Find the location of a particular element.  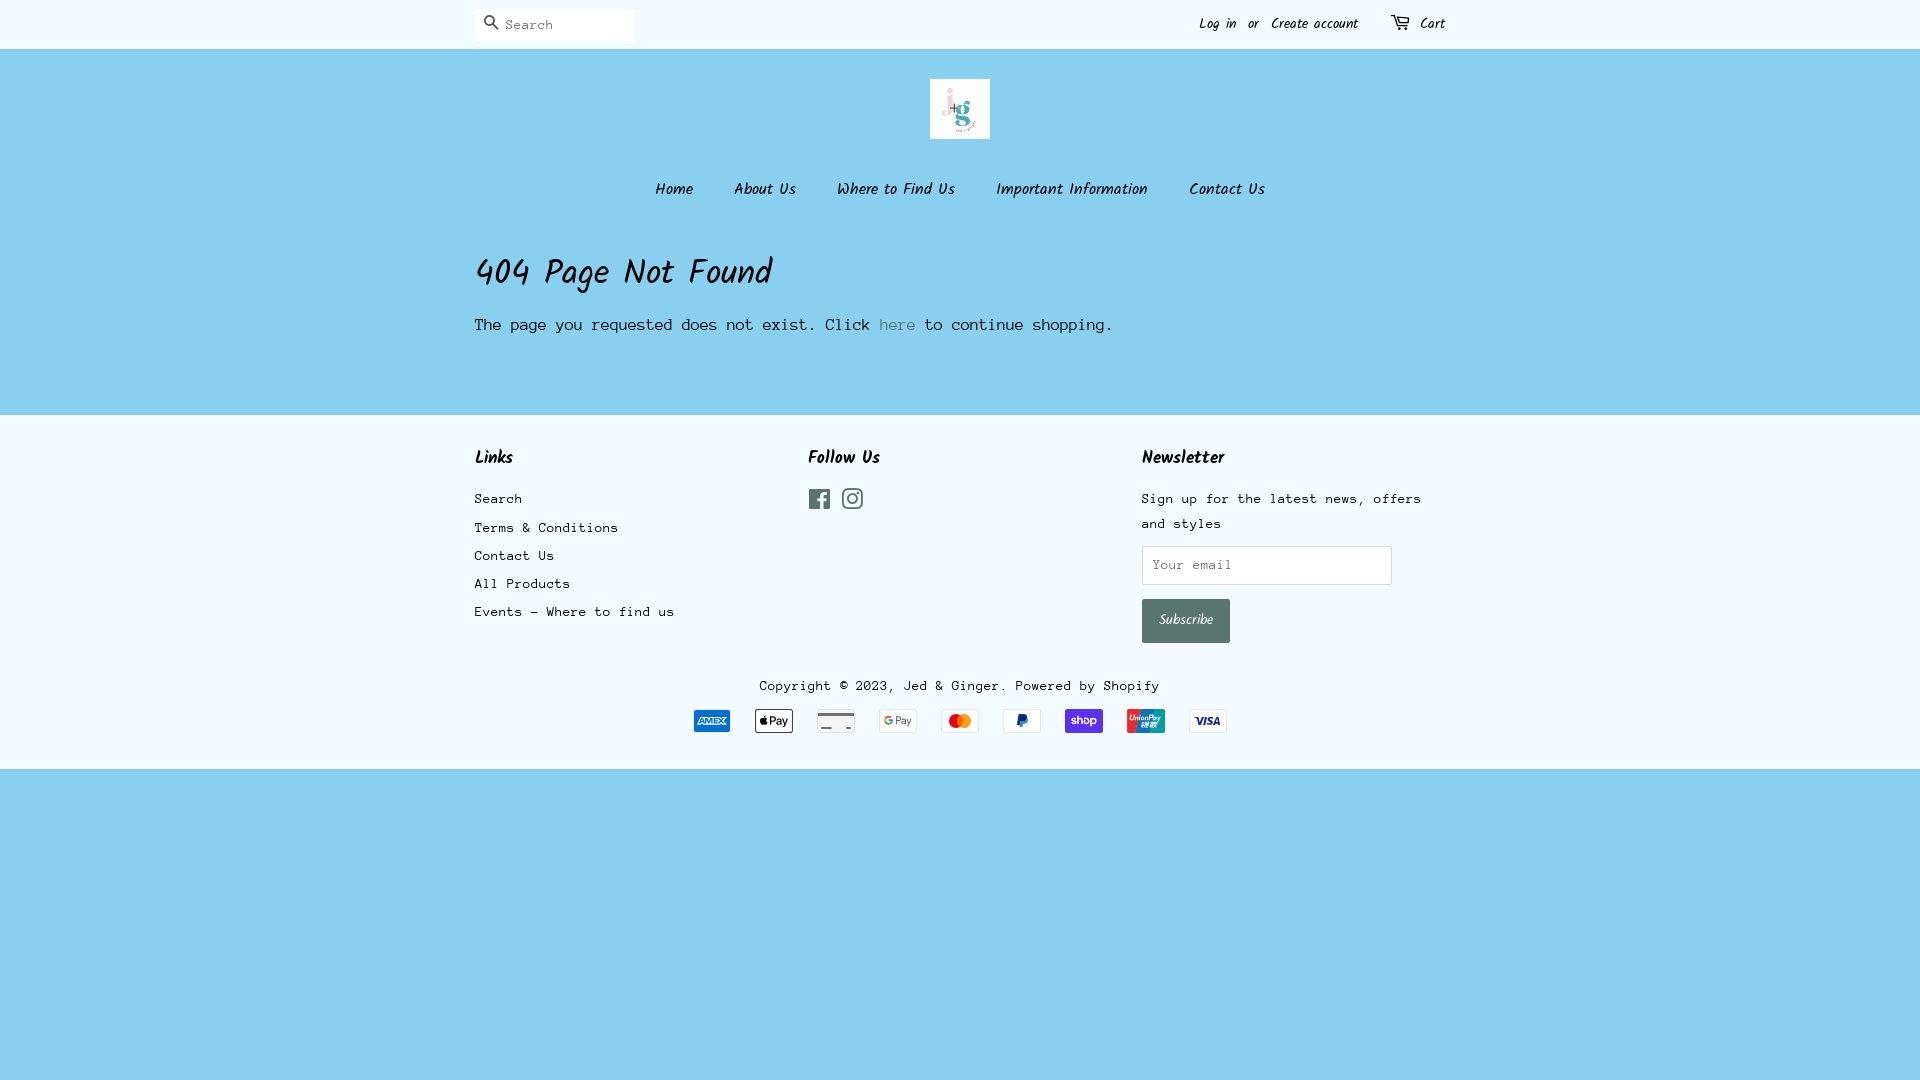

'Terms & Conditions' is located at coordinates (547, 526).